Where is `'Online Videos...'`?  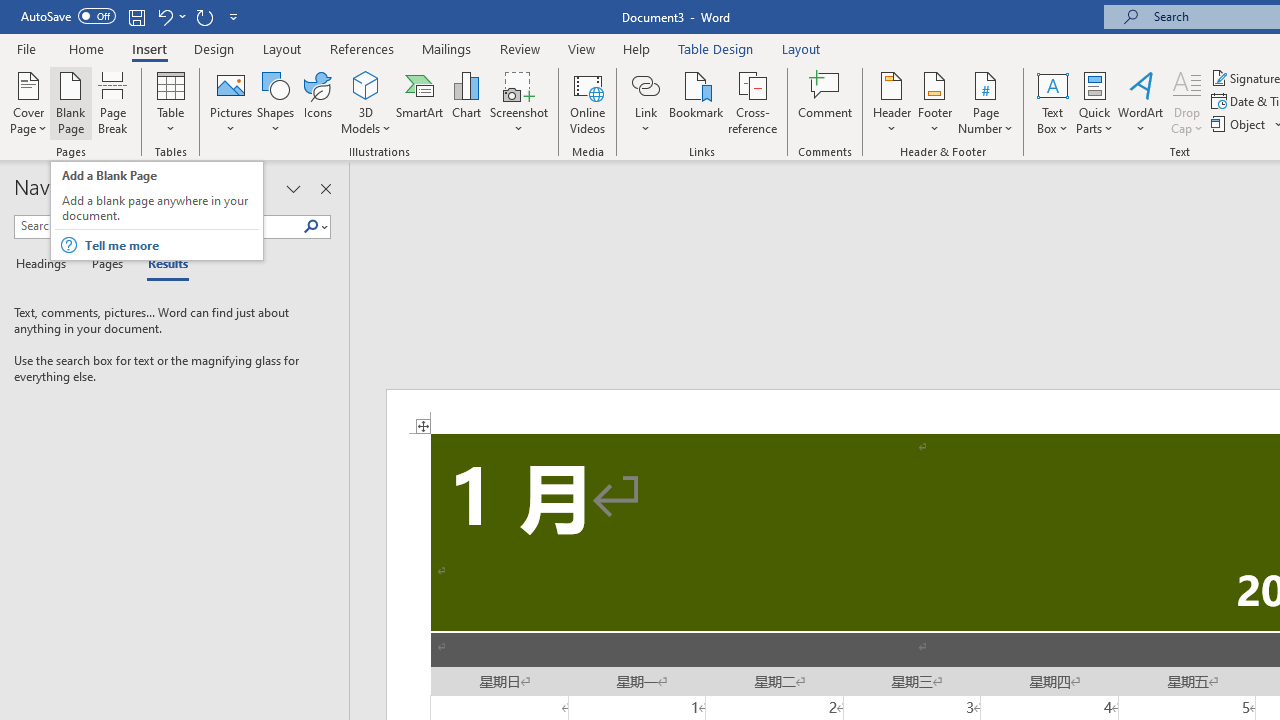
'Online Videos...' is located at coordinates (587, 103).